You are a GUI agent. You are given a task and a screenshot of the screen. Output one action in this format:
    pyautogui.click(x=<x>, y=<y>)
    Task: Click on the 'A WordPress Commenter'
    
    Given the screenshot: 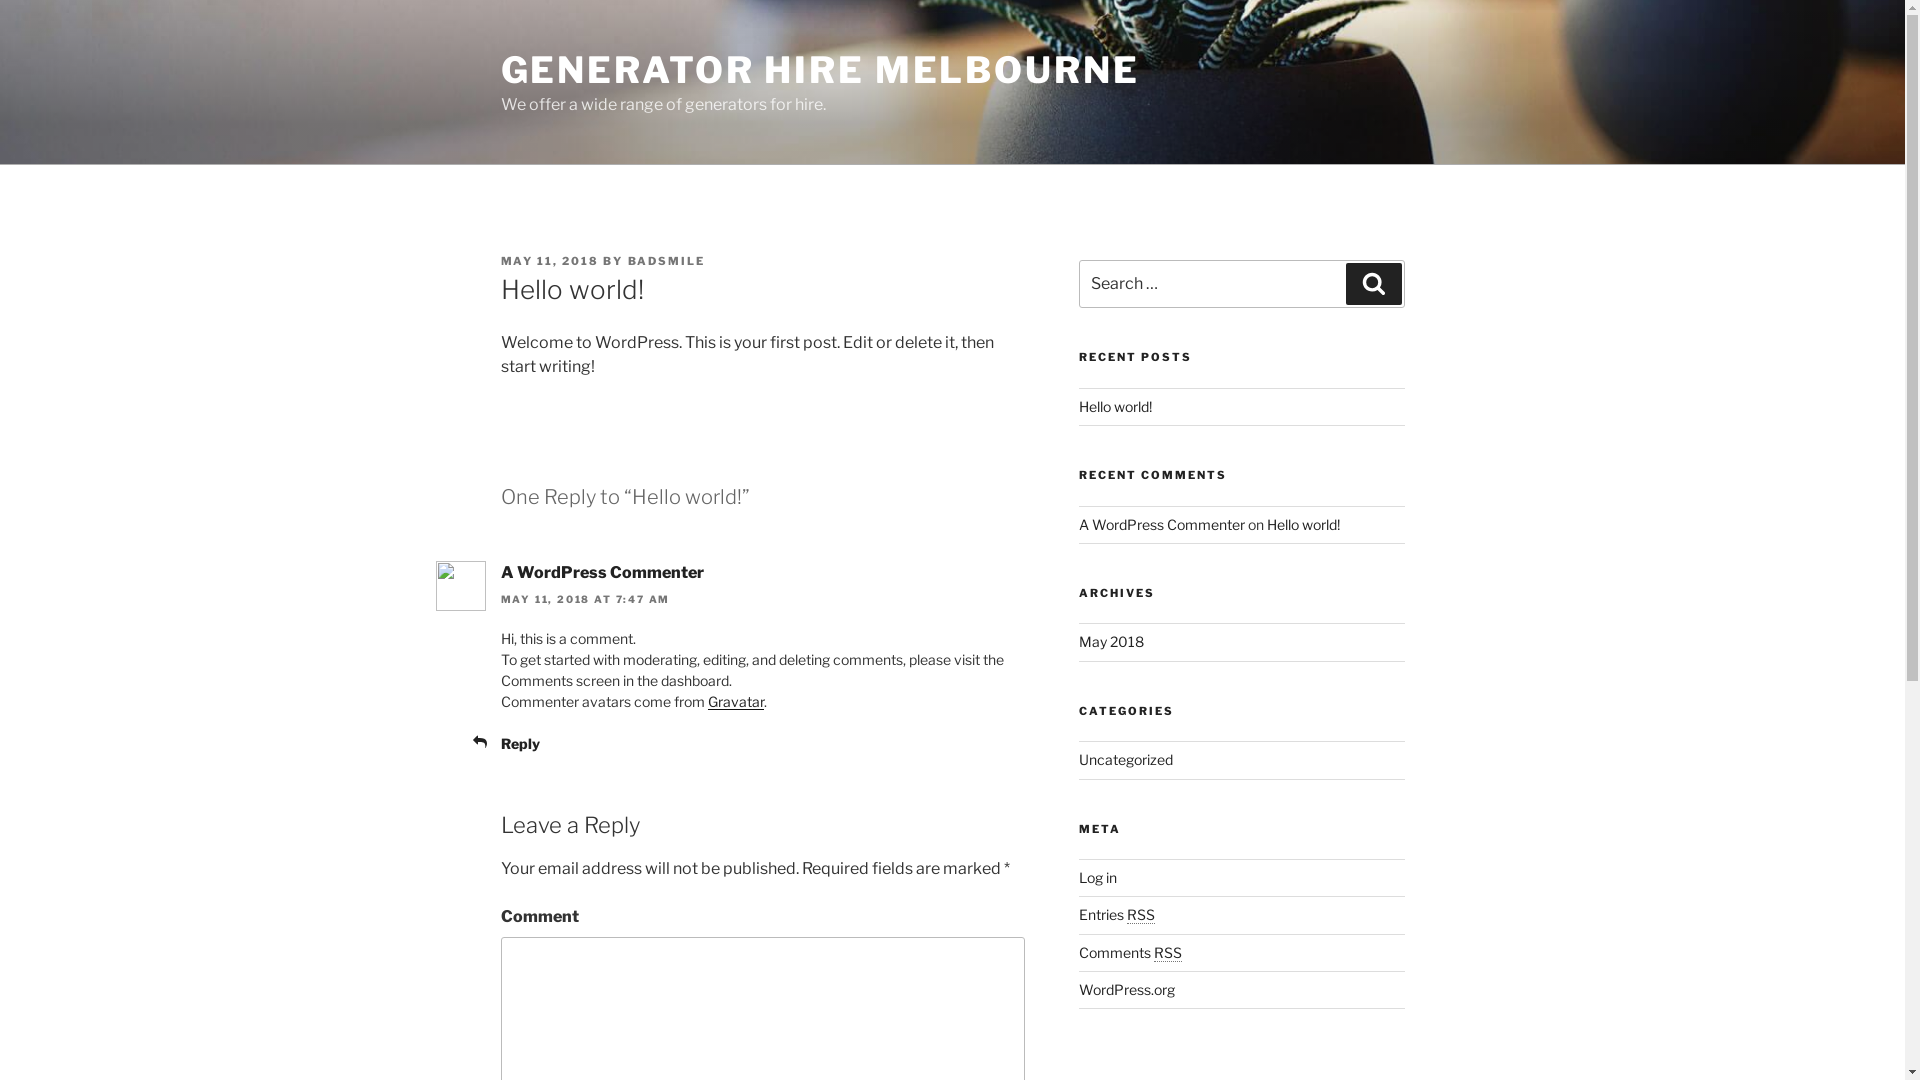 What is the action you would take?
    pyautogui.click(x=1161, y=523)
    